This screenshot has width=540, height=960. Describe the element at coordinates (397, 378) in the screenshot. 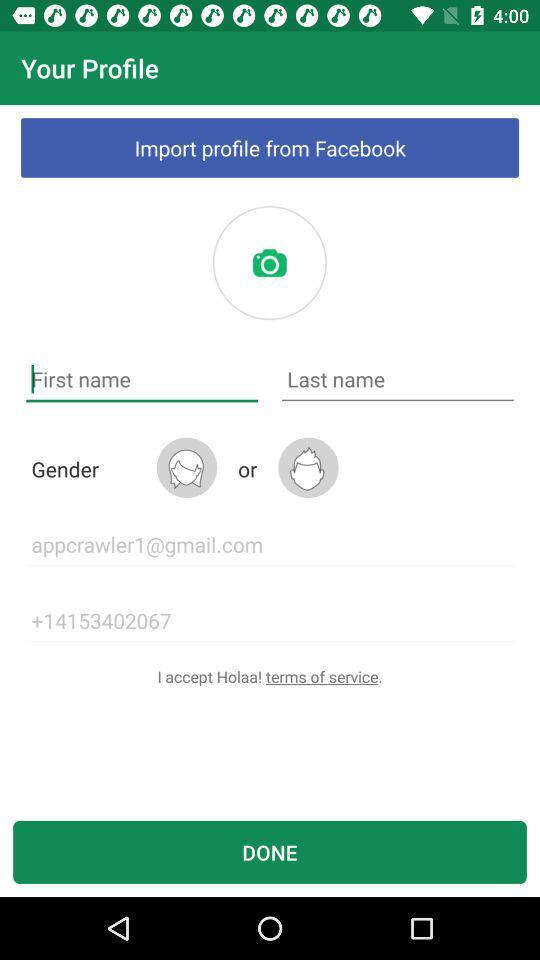

I see `insert last name` at that location.